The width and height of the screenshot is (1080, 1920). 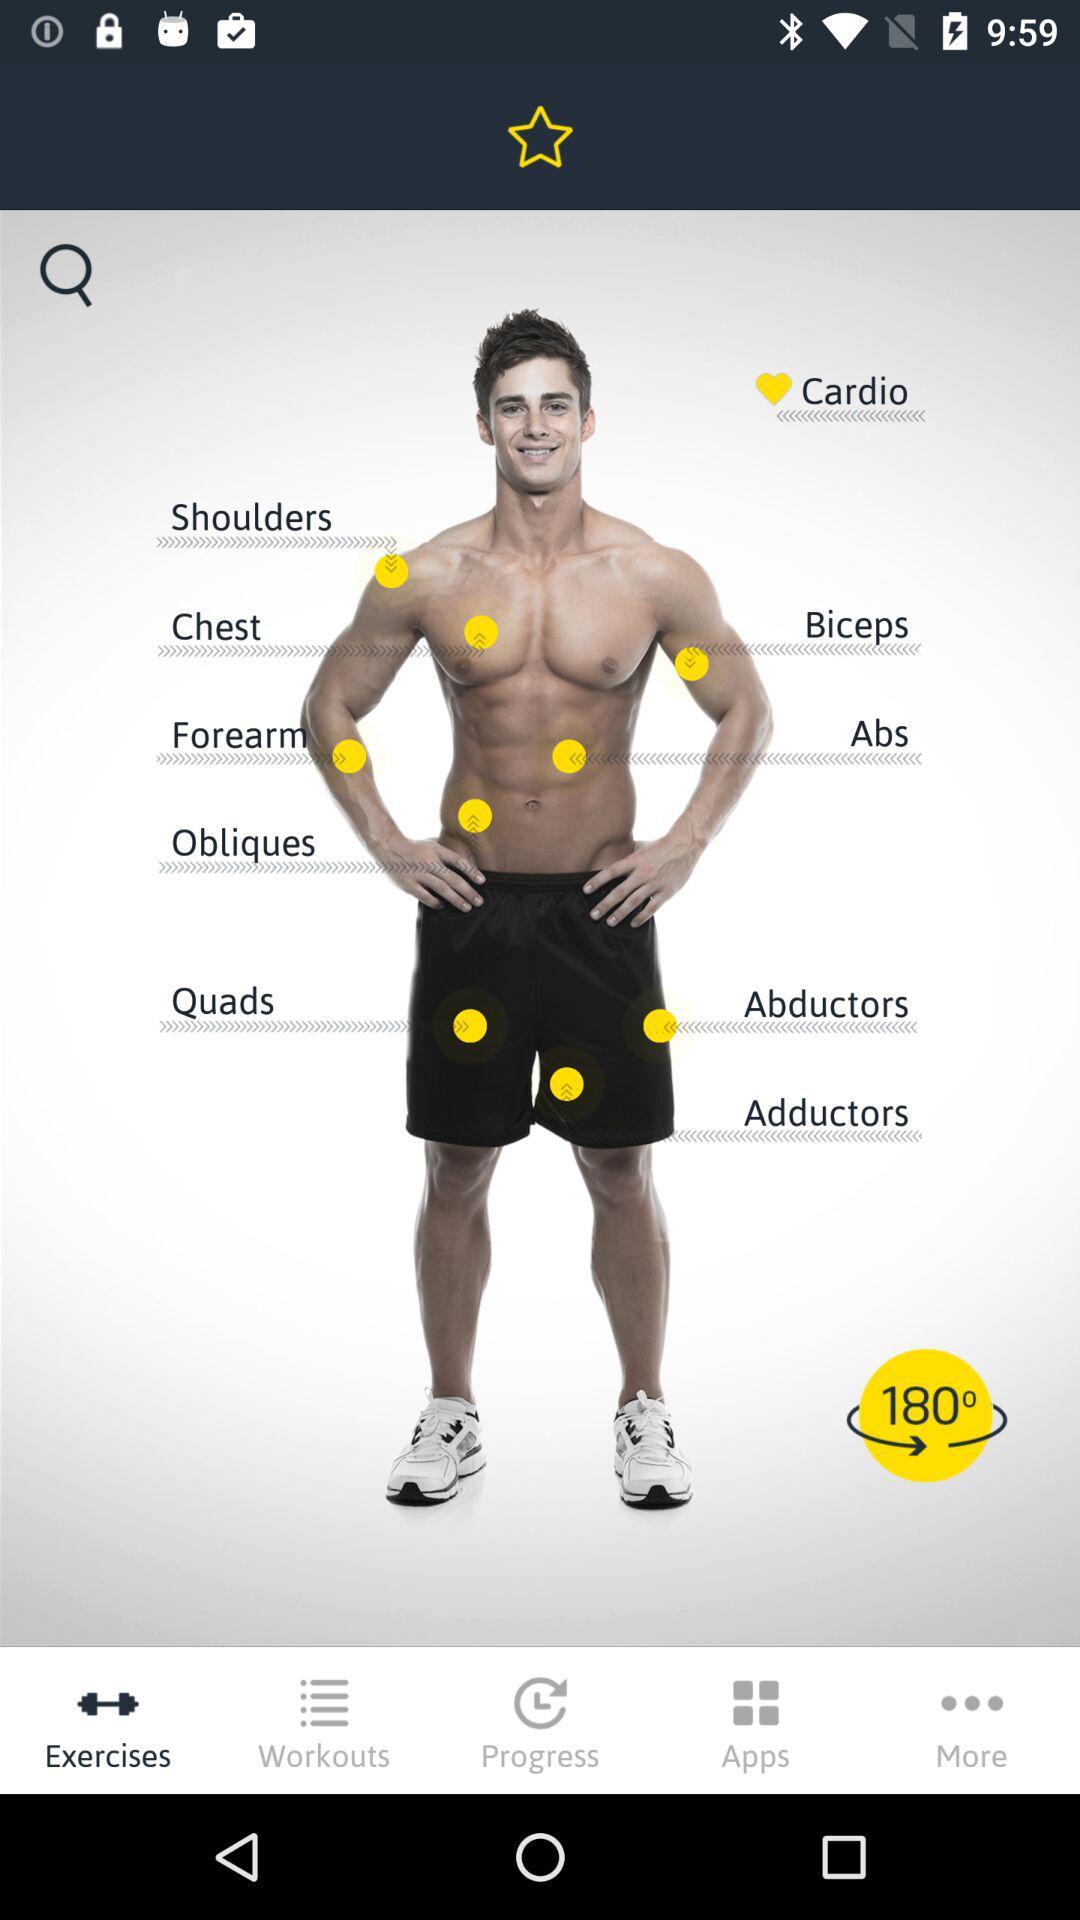 I want to click on the search icon, so click(x=64, y=274).